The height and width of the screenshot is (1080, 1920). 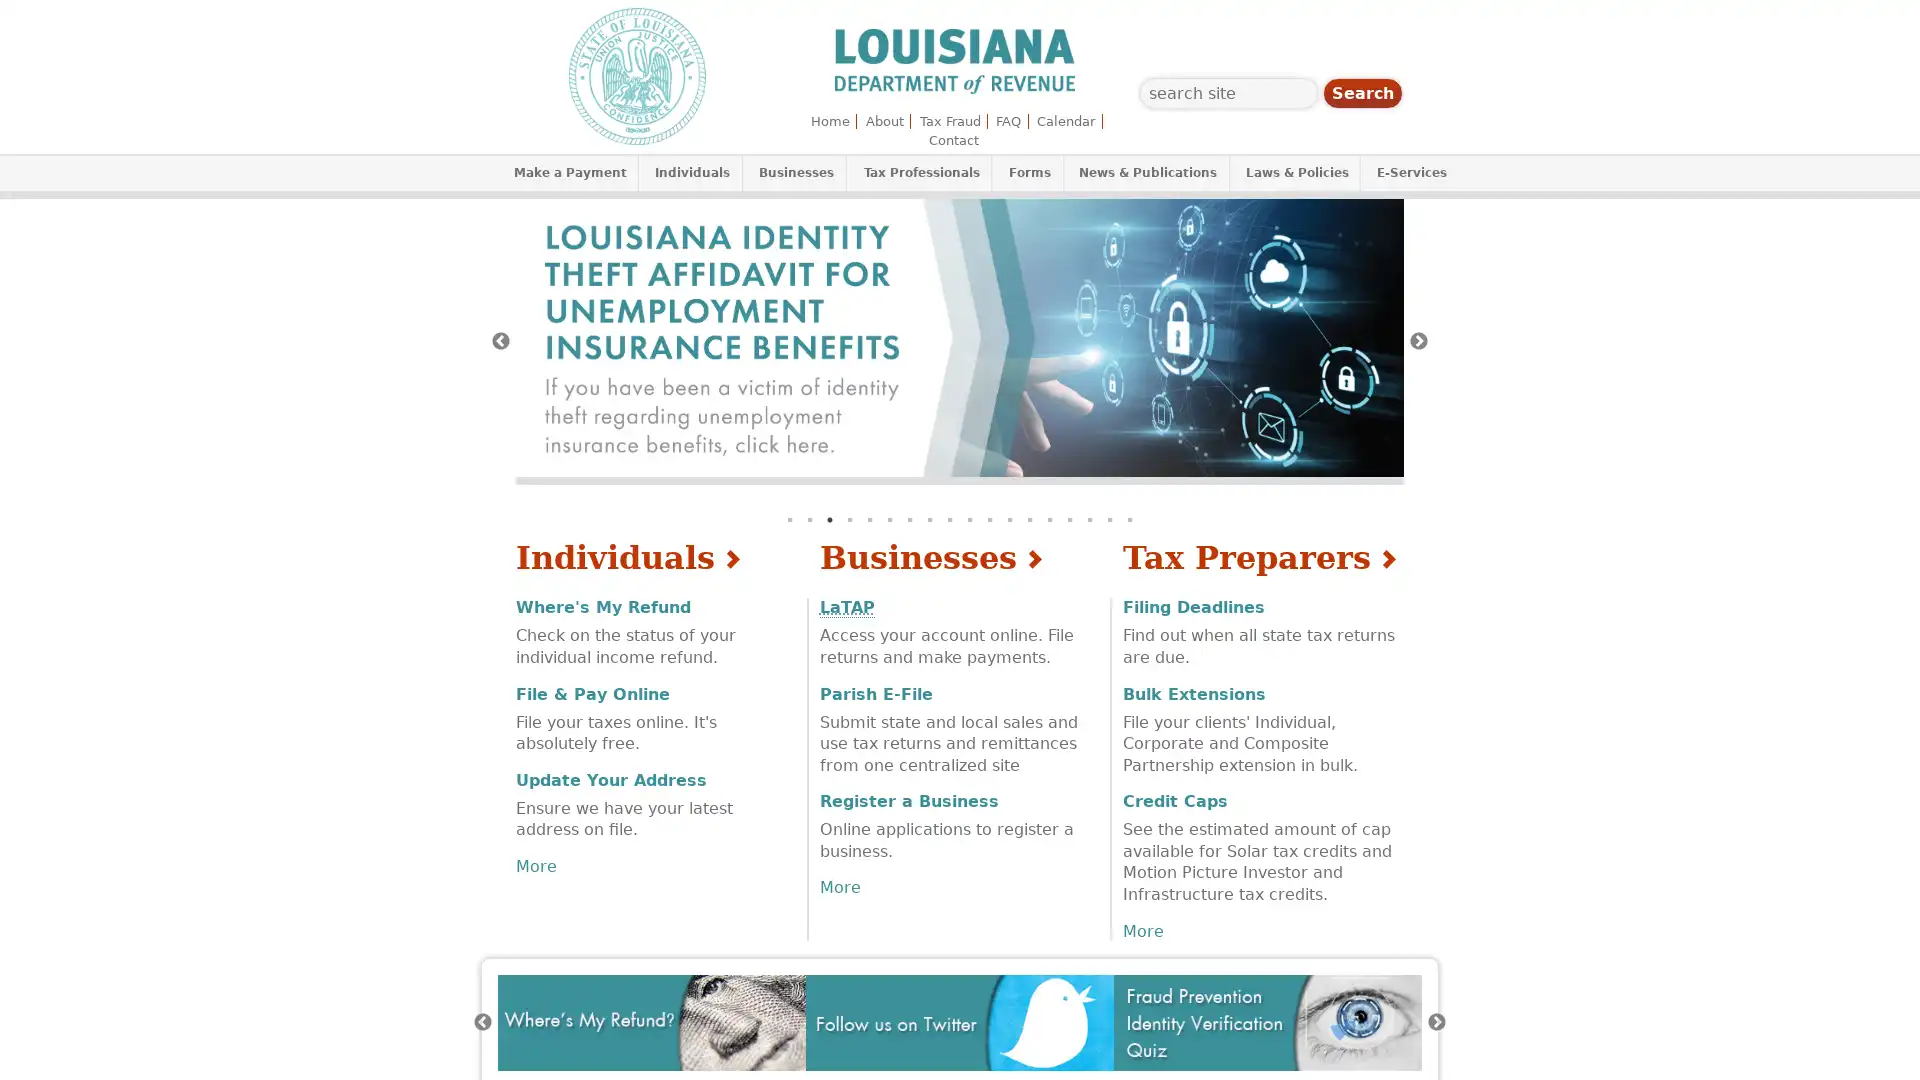 What do you see at coordinates (1009, 519) in the screenshot?
I see `12` at bounding box center [1009, 519].